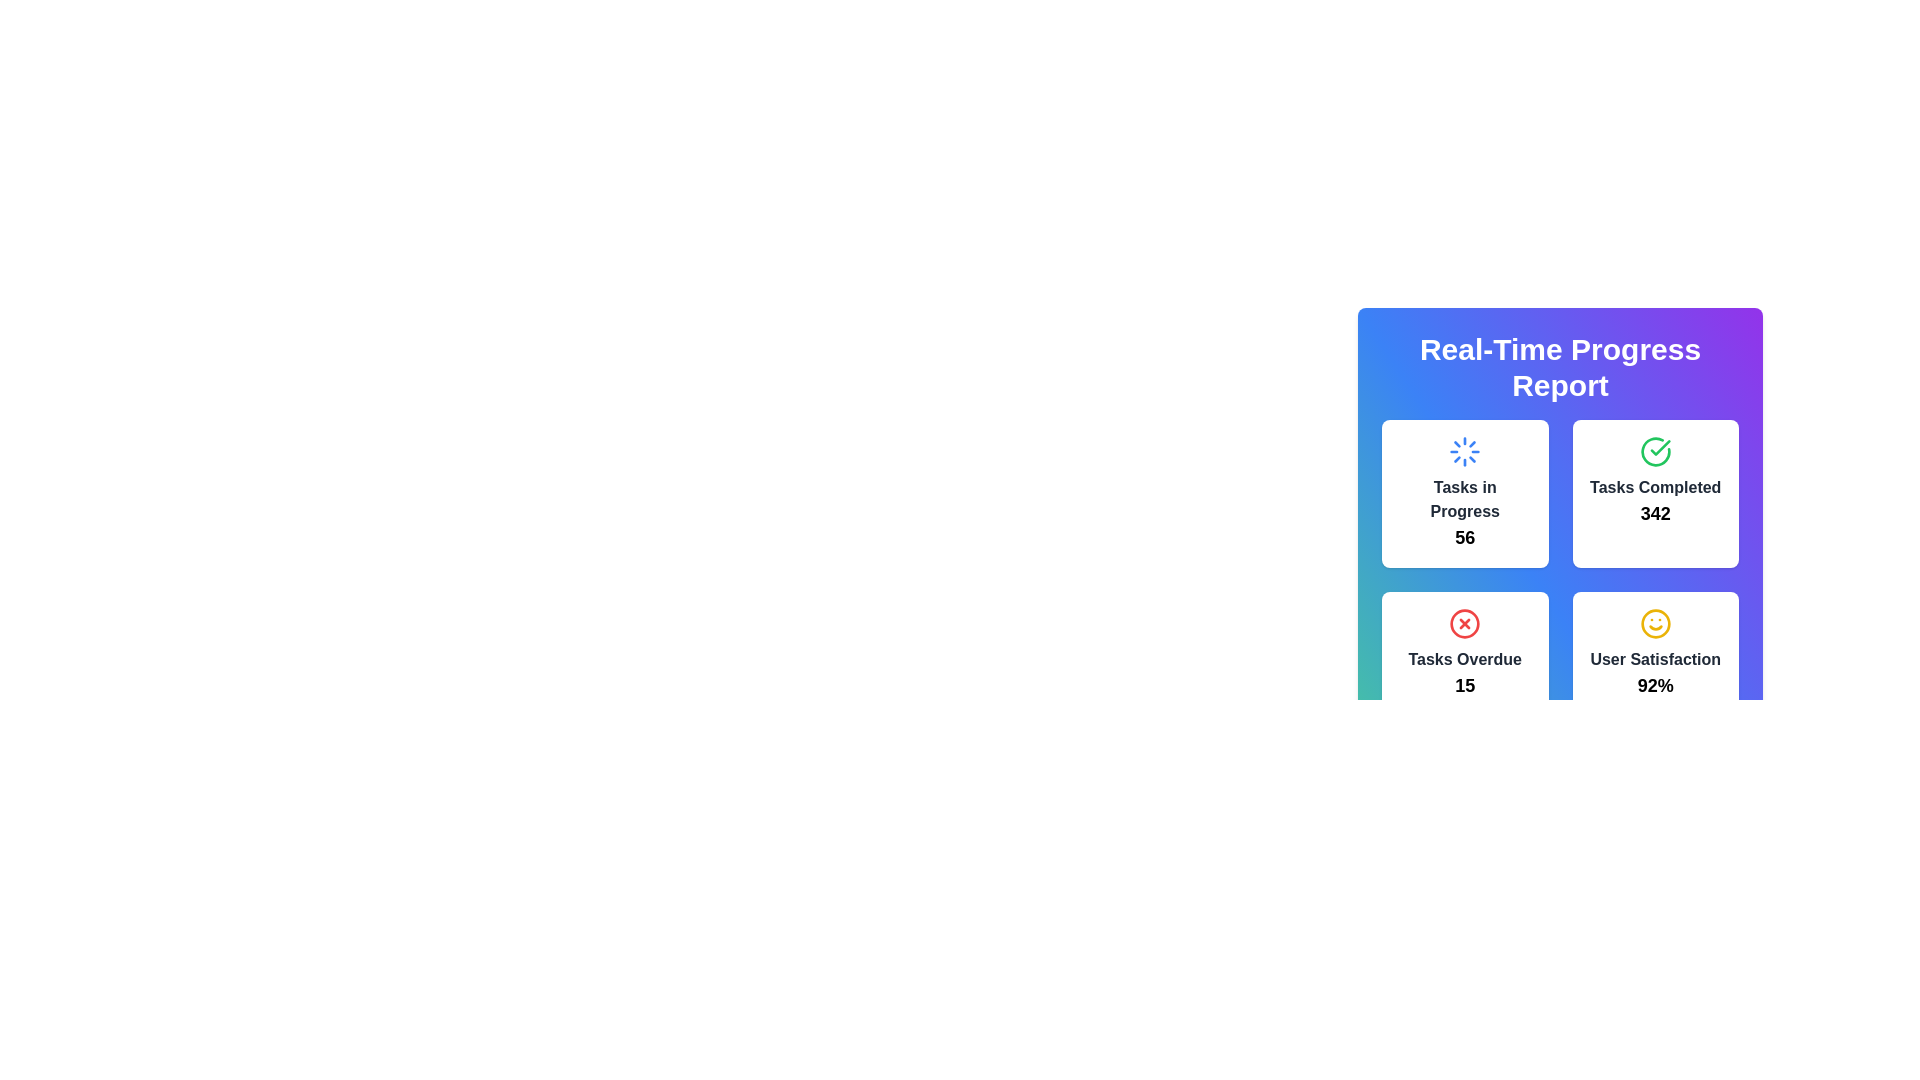 The width and height of the screenshot is (1920, 1080). I want to click on numeric value displayed in the 'Tasks Completed' text display, which is located in the top-right quadrant of the grid layout, so click(1655, 512).